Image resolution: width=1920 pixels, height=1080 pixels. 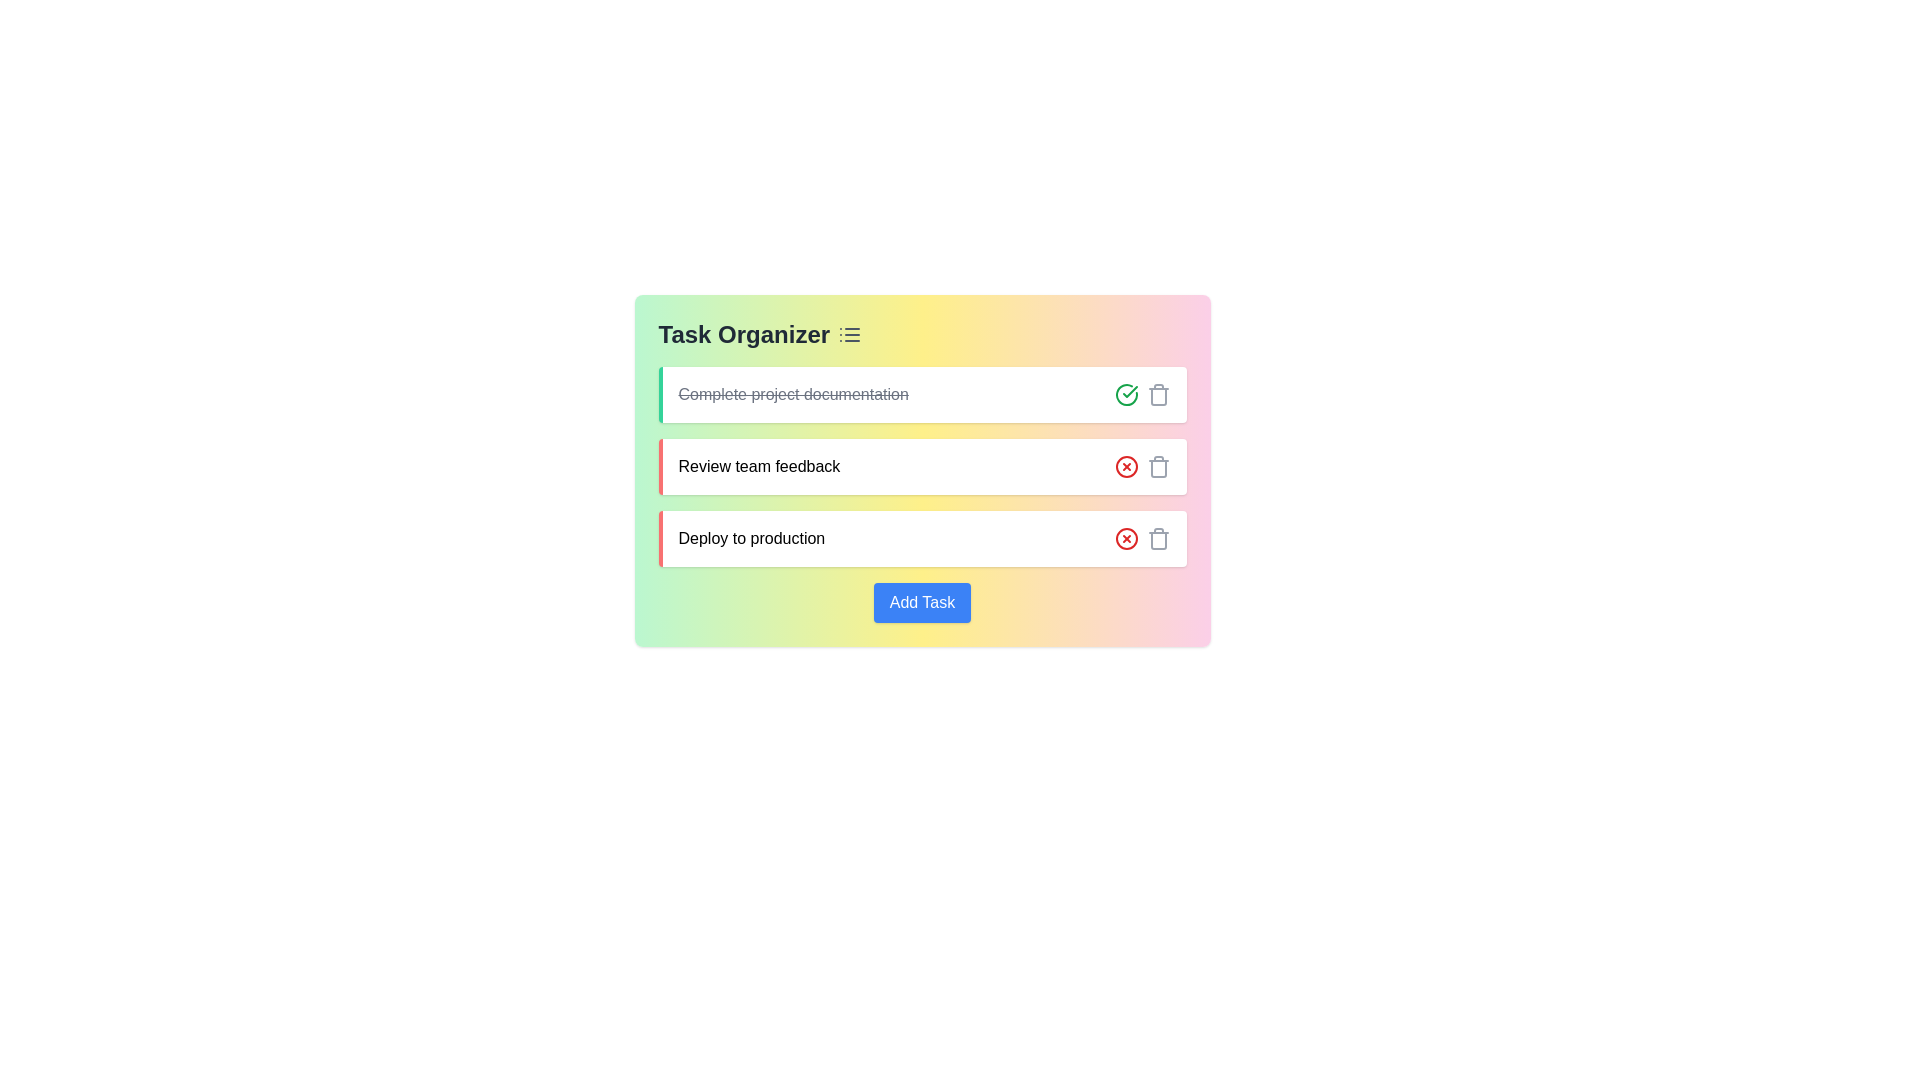 What do you see at coordinates (850, 334) in the screenshot?
I see `the list icon located in the header section, adjacent to the 'Task Organizer' text, which indicates categorized content` at bounding box center [850, 334].